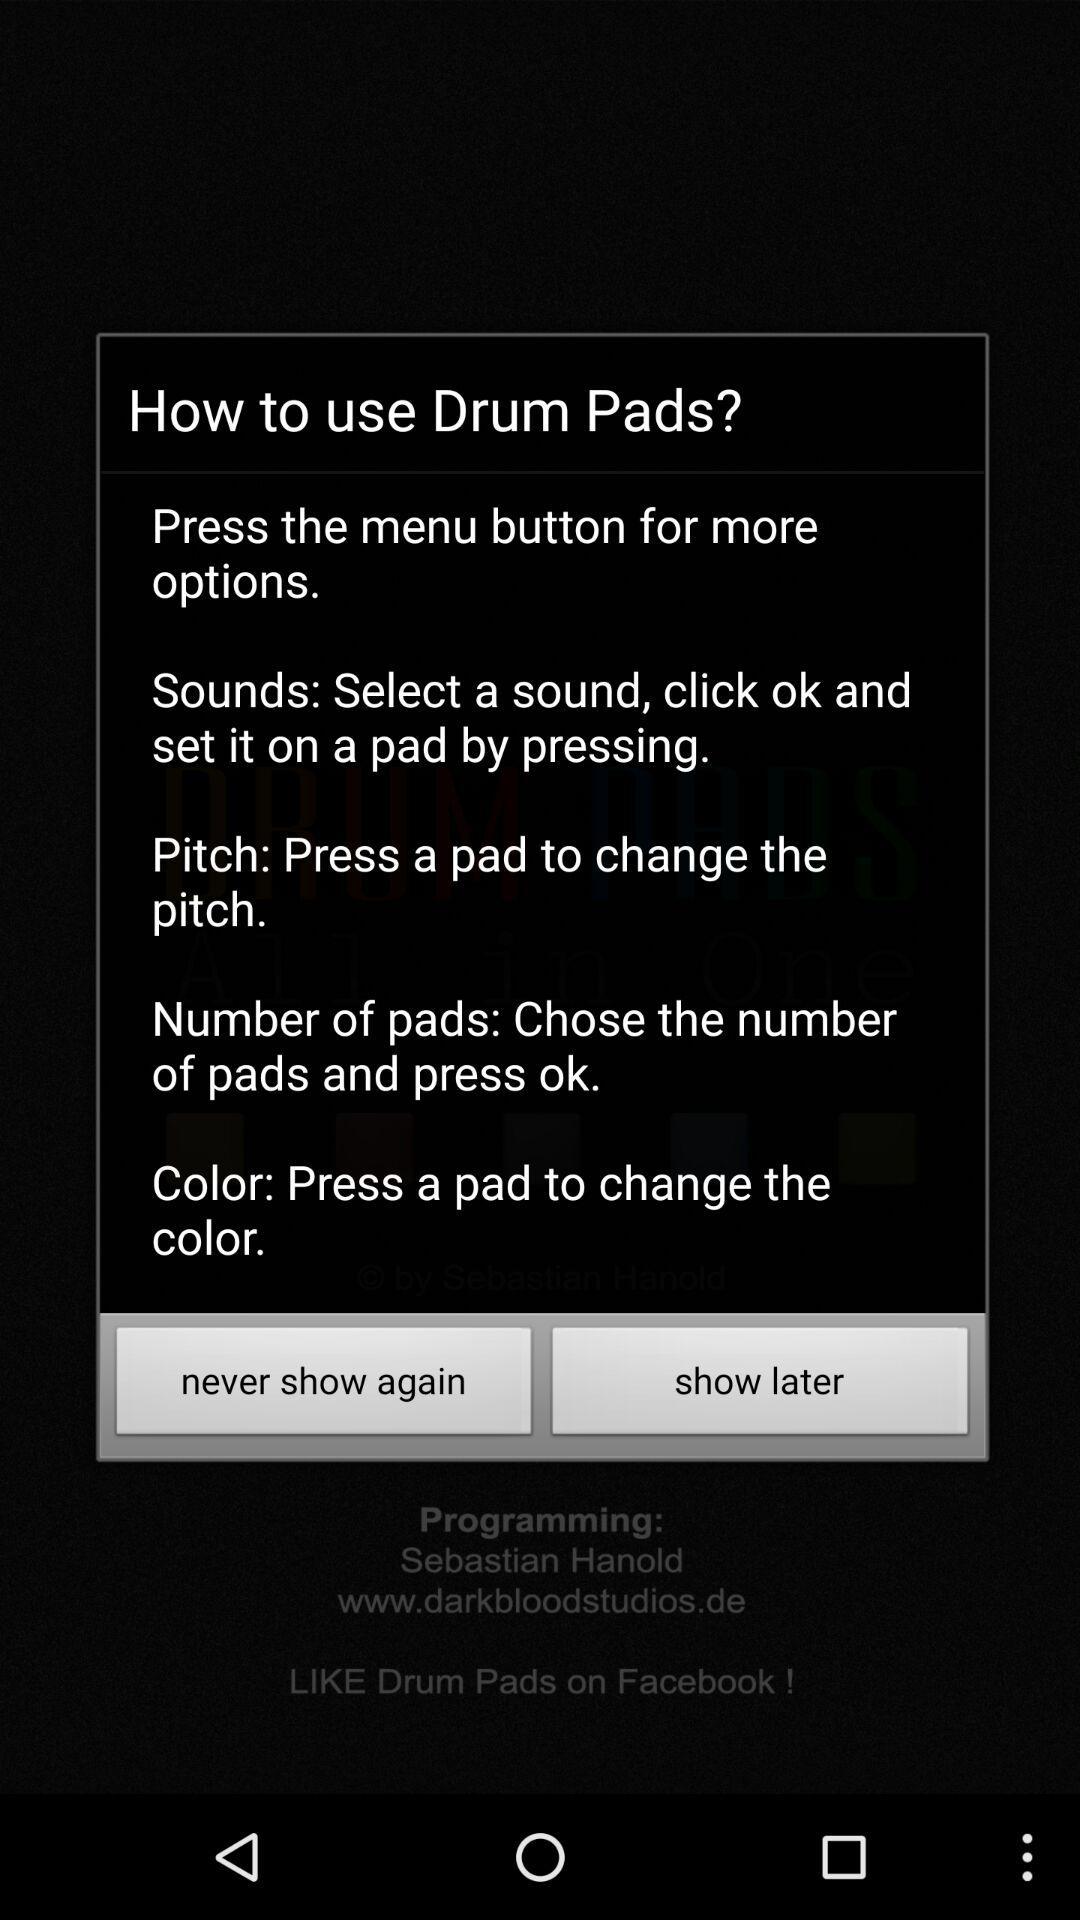 This screenshot has height=1920, width=1080. What do you see at coordinates (760, 1385) in the screenshot?
I see `the show later icon` at bounding box center [760, 1385].